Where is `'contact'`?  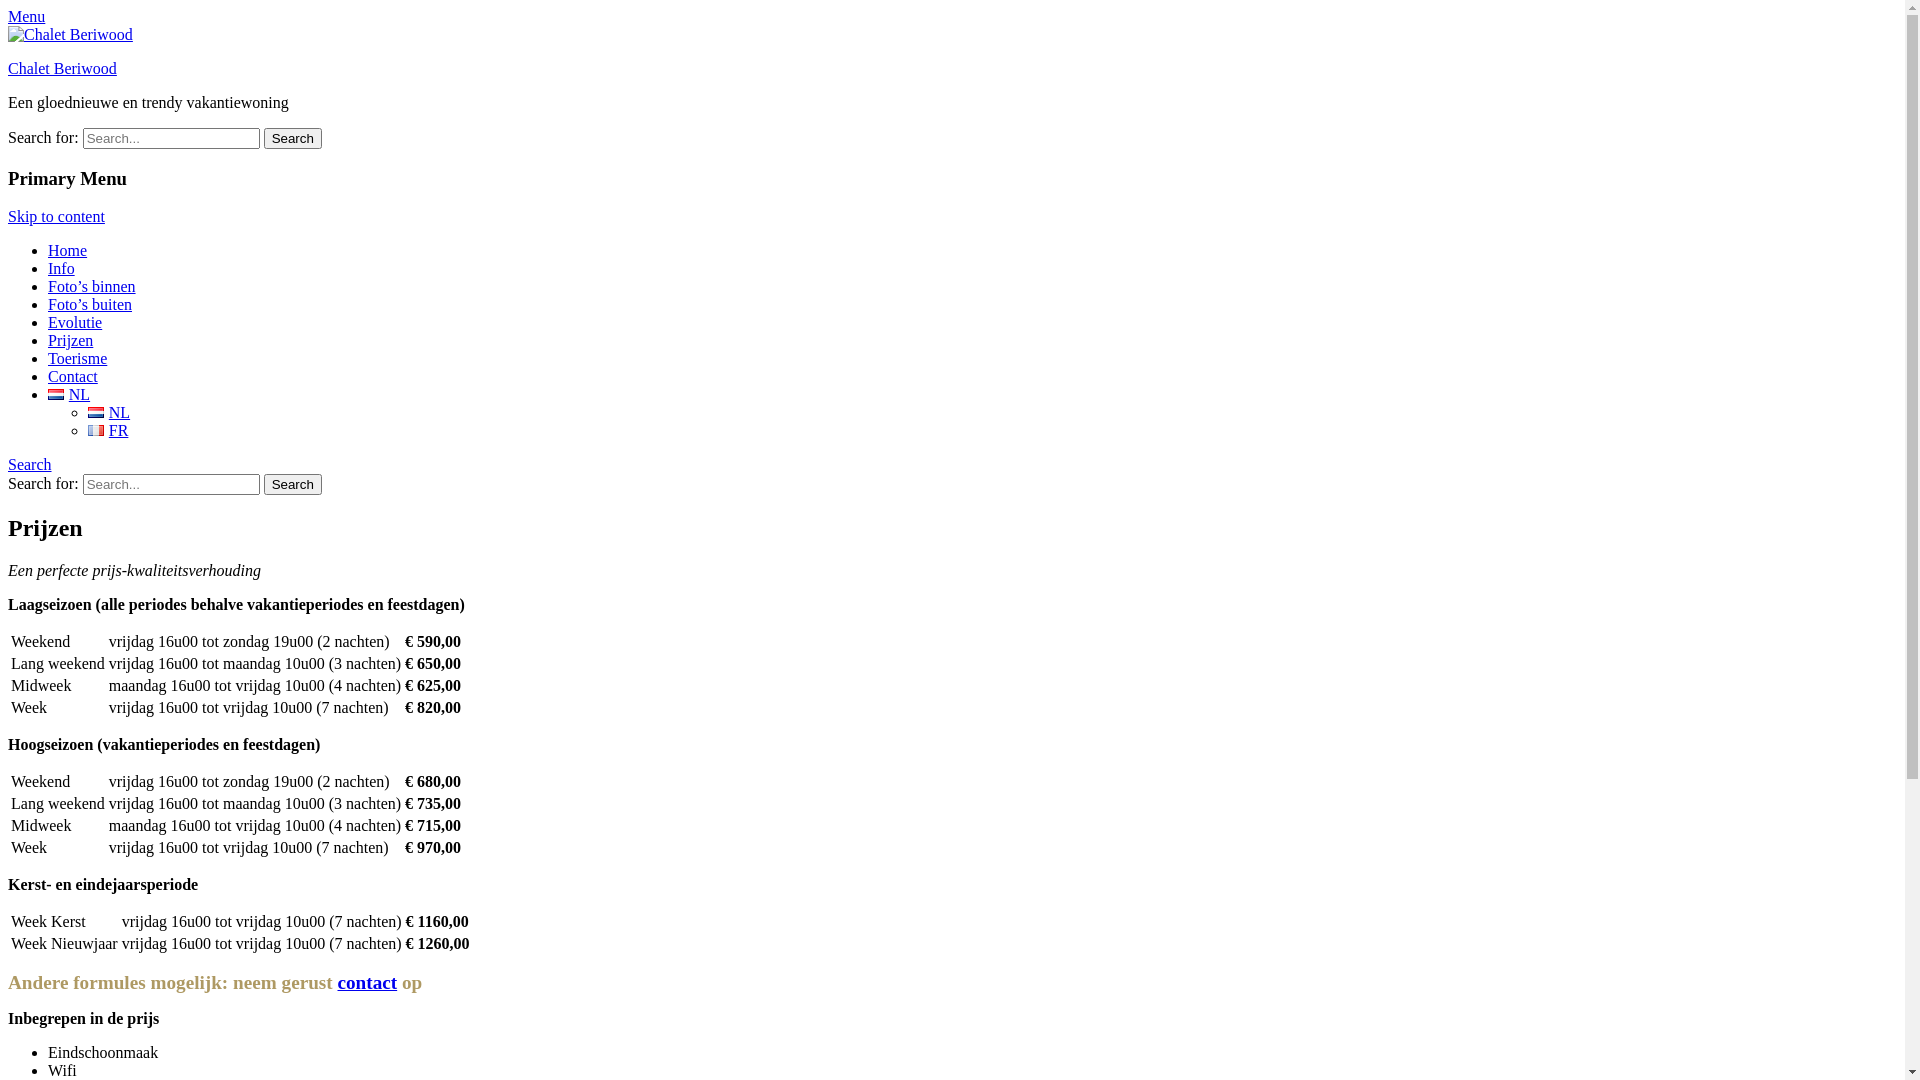
'contact' is located at coordinates (337, 981).